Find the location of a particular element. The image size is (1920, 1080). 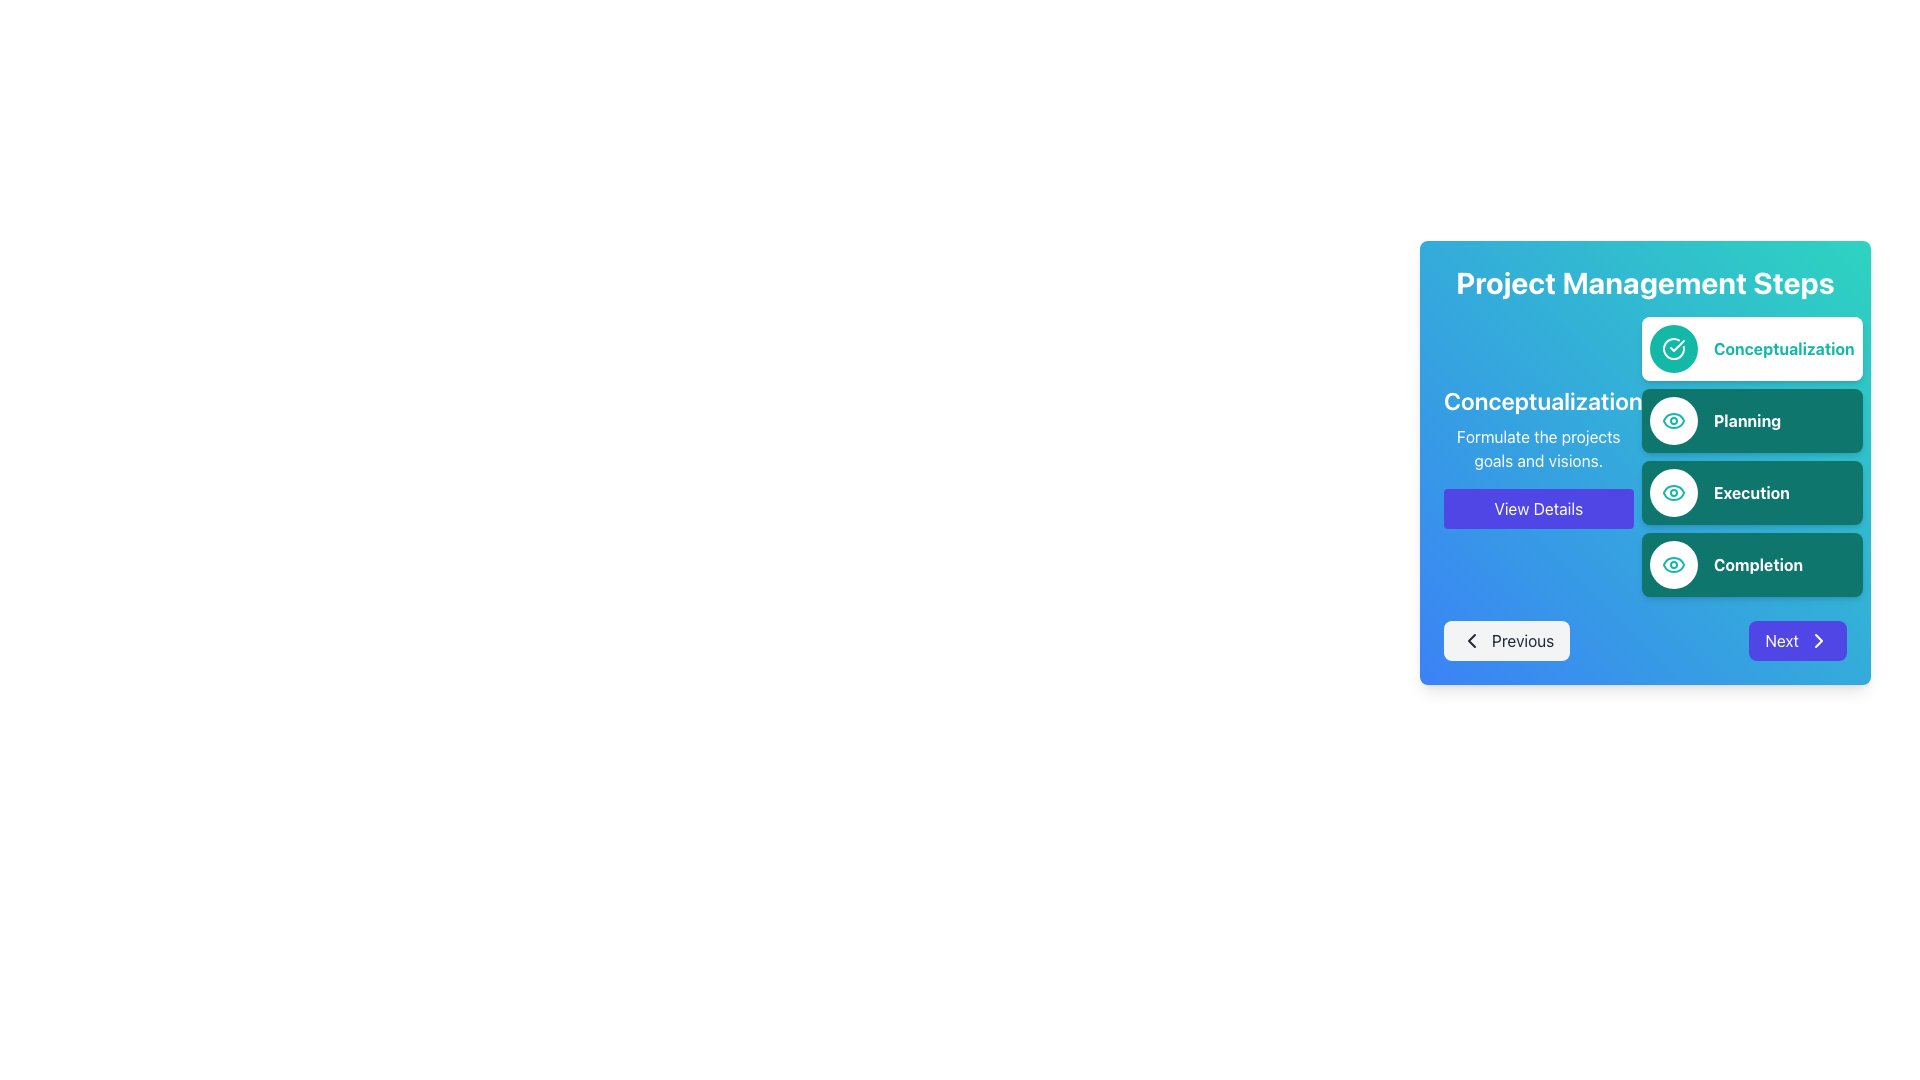

the bold text label displaying 'Execution', which is white on a teal background, positioned centrally below the 'Planning' text and above the 'Completion' text is located at coordinates (1750, 493).